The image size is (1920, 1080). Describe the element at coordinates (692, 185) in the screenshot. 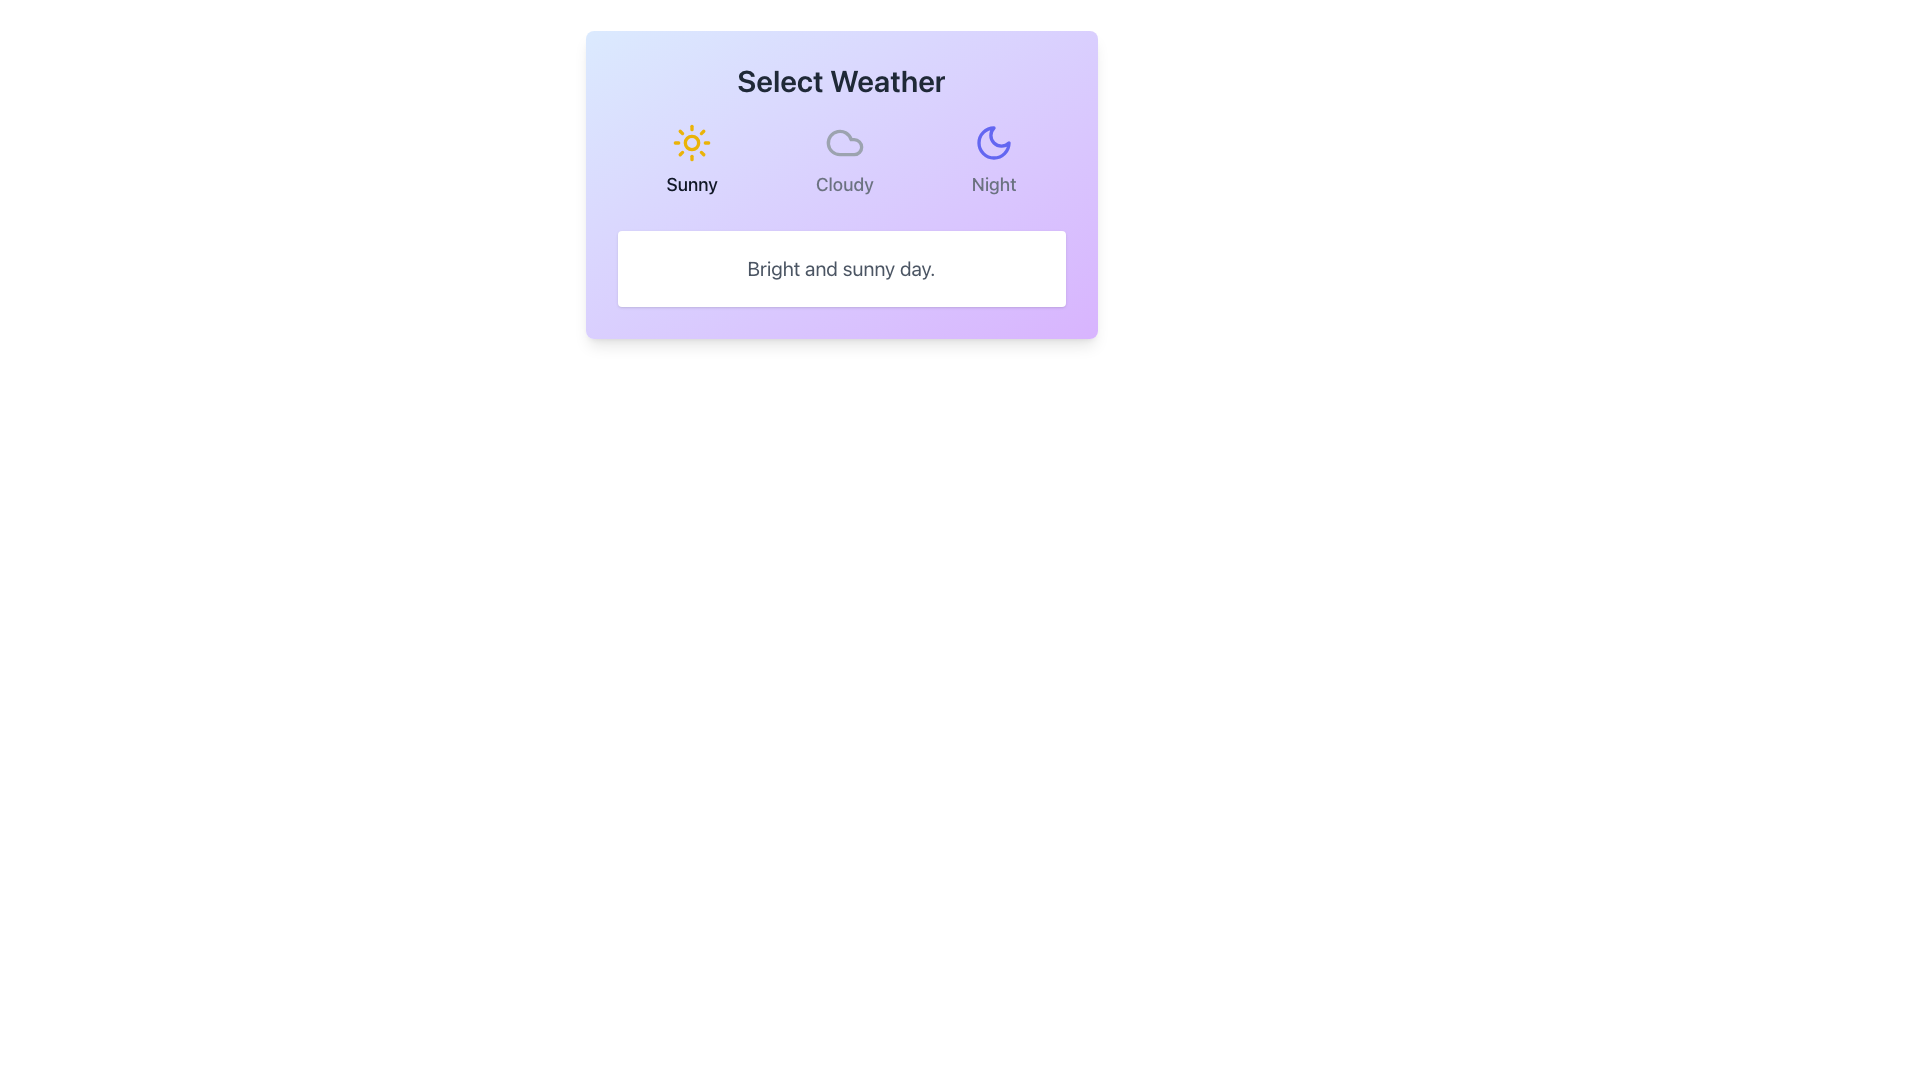

I see `the text label displaying 'Sunny', which is styled in a medium-weight, large black font and indicates sunny weather conditions, located near the center of the weather selection interface` at that location.